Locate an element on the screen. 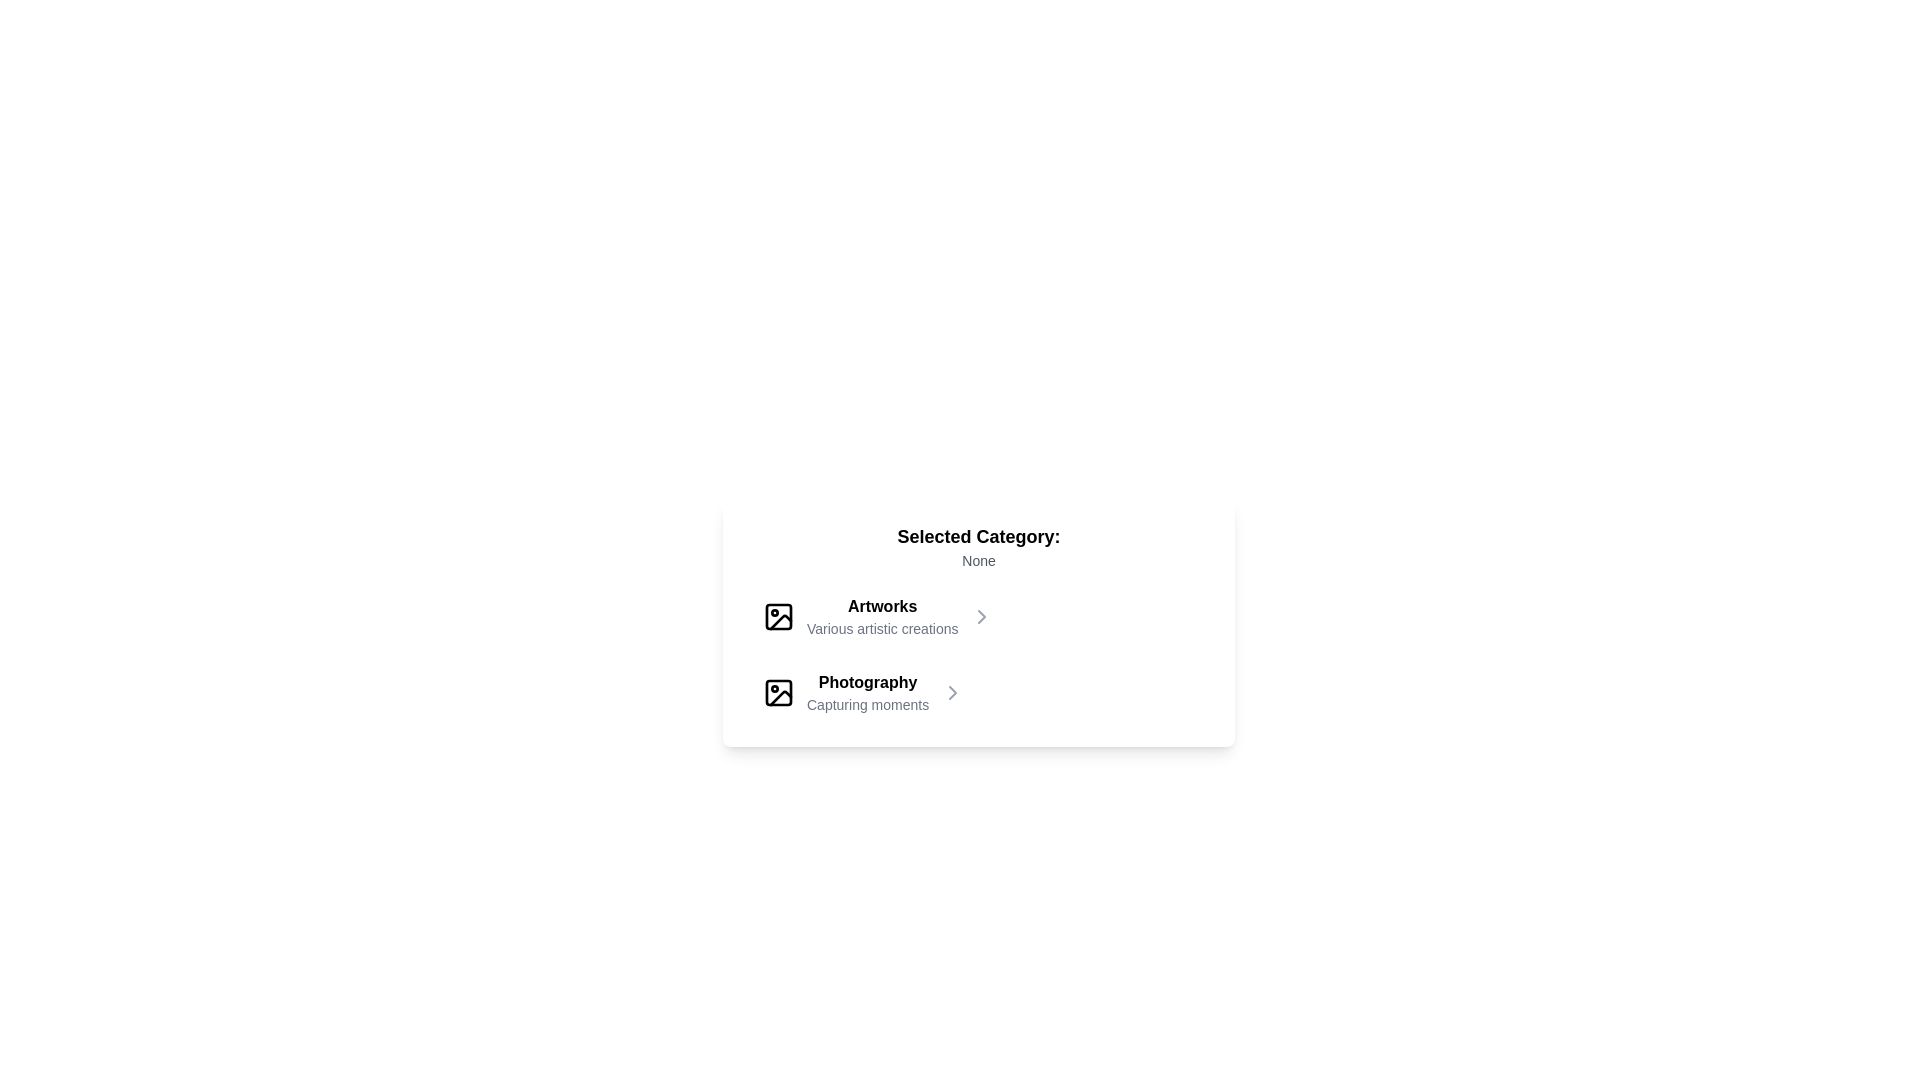 This screenshot has height=1080, width=1920. the static text label that indicates the currently selected category in the system interface, which is centrally positioned in the upper section of the interface is located at coordinates (979, 535).